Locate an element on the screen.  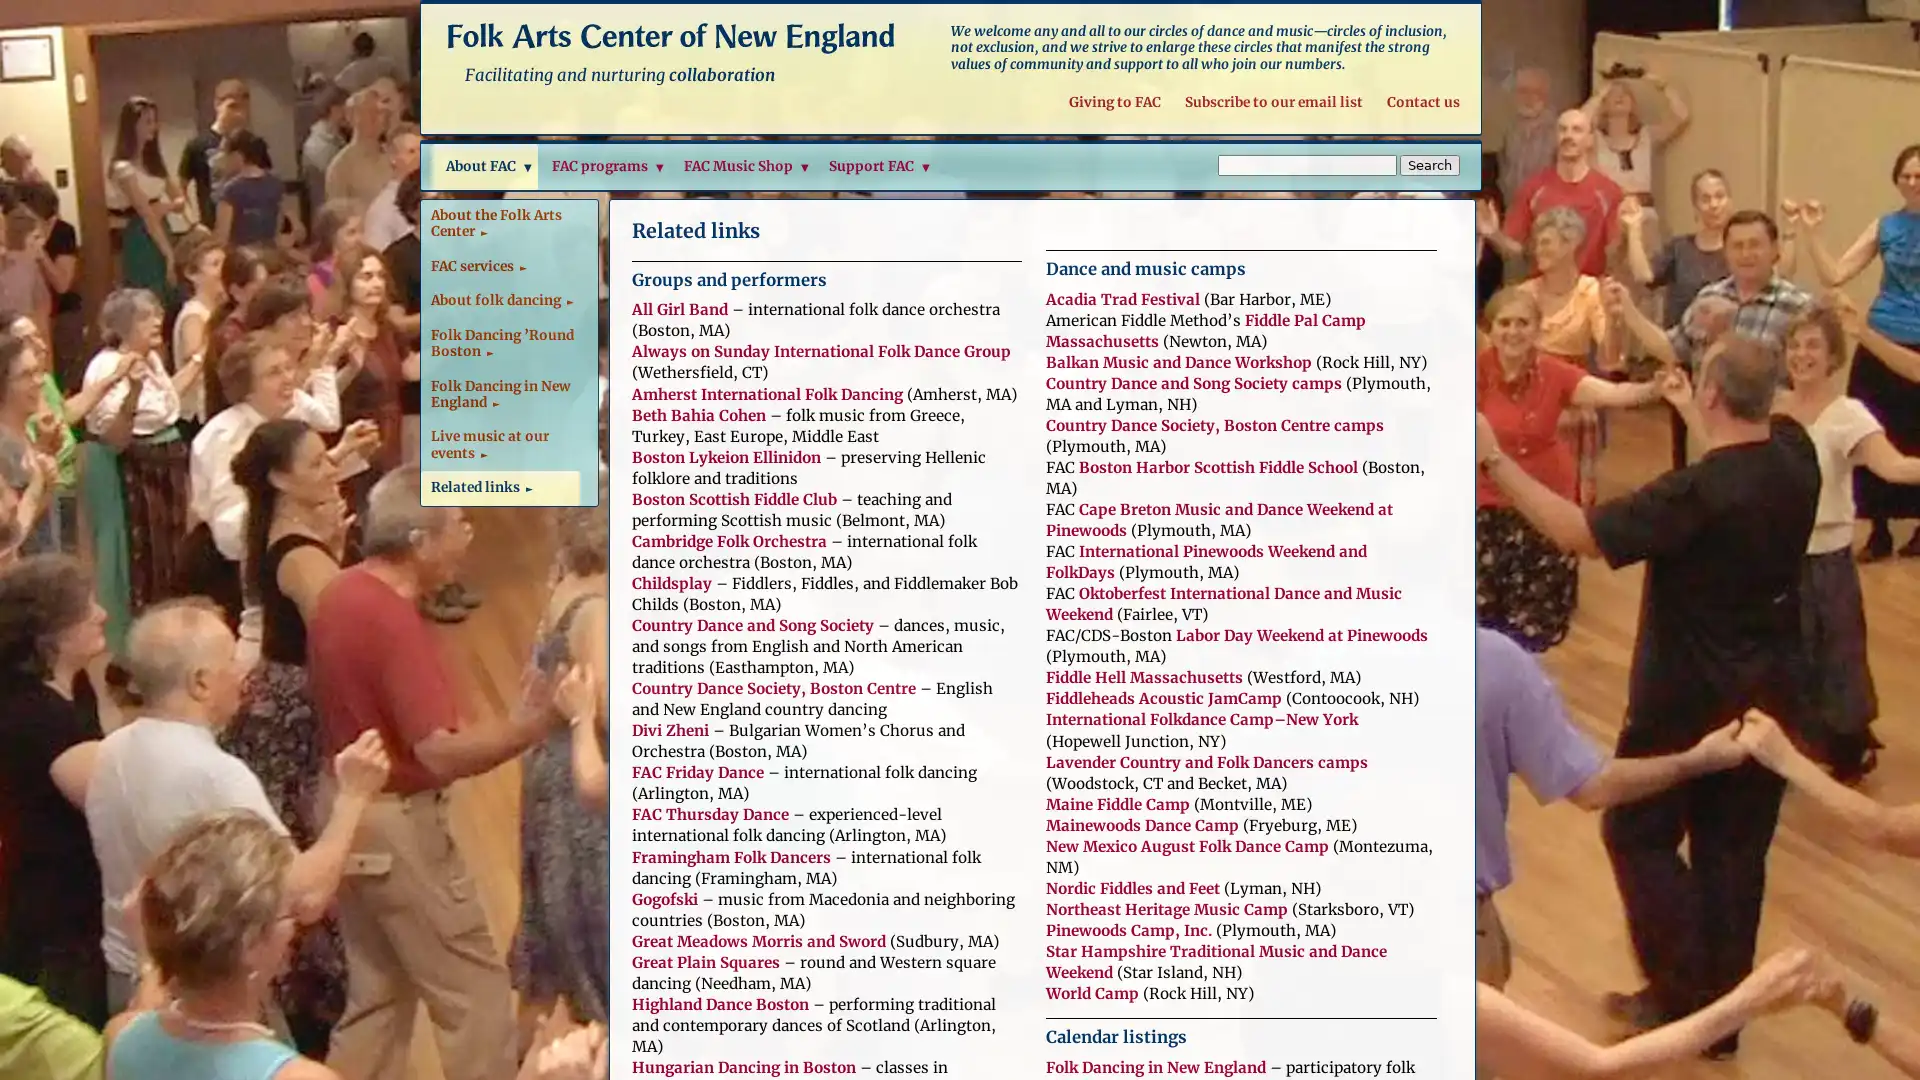
Search is located at coordinates (1429, 163).